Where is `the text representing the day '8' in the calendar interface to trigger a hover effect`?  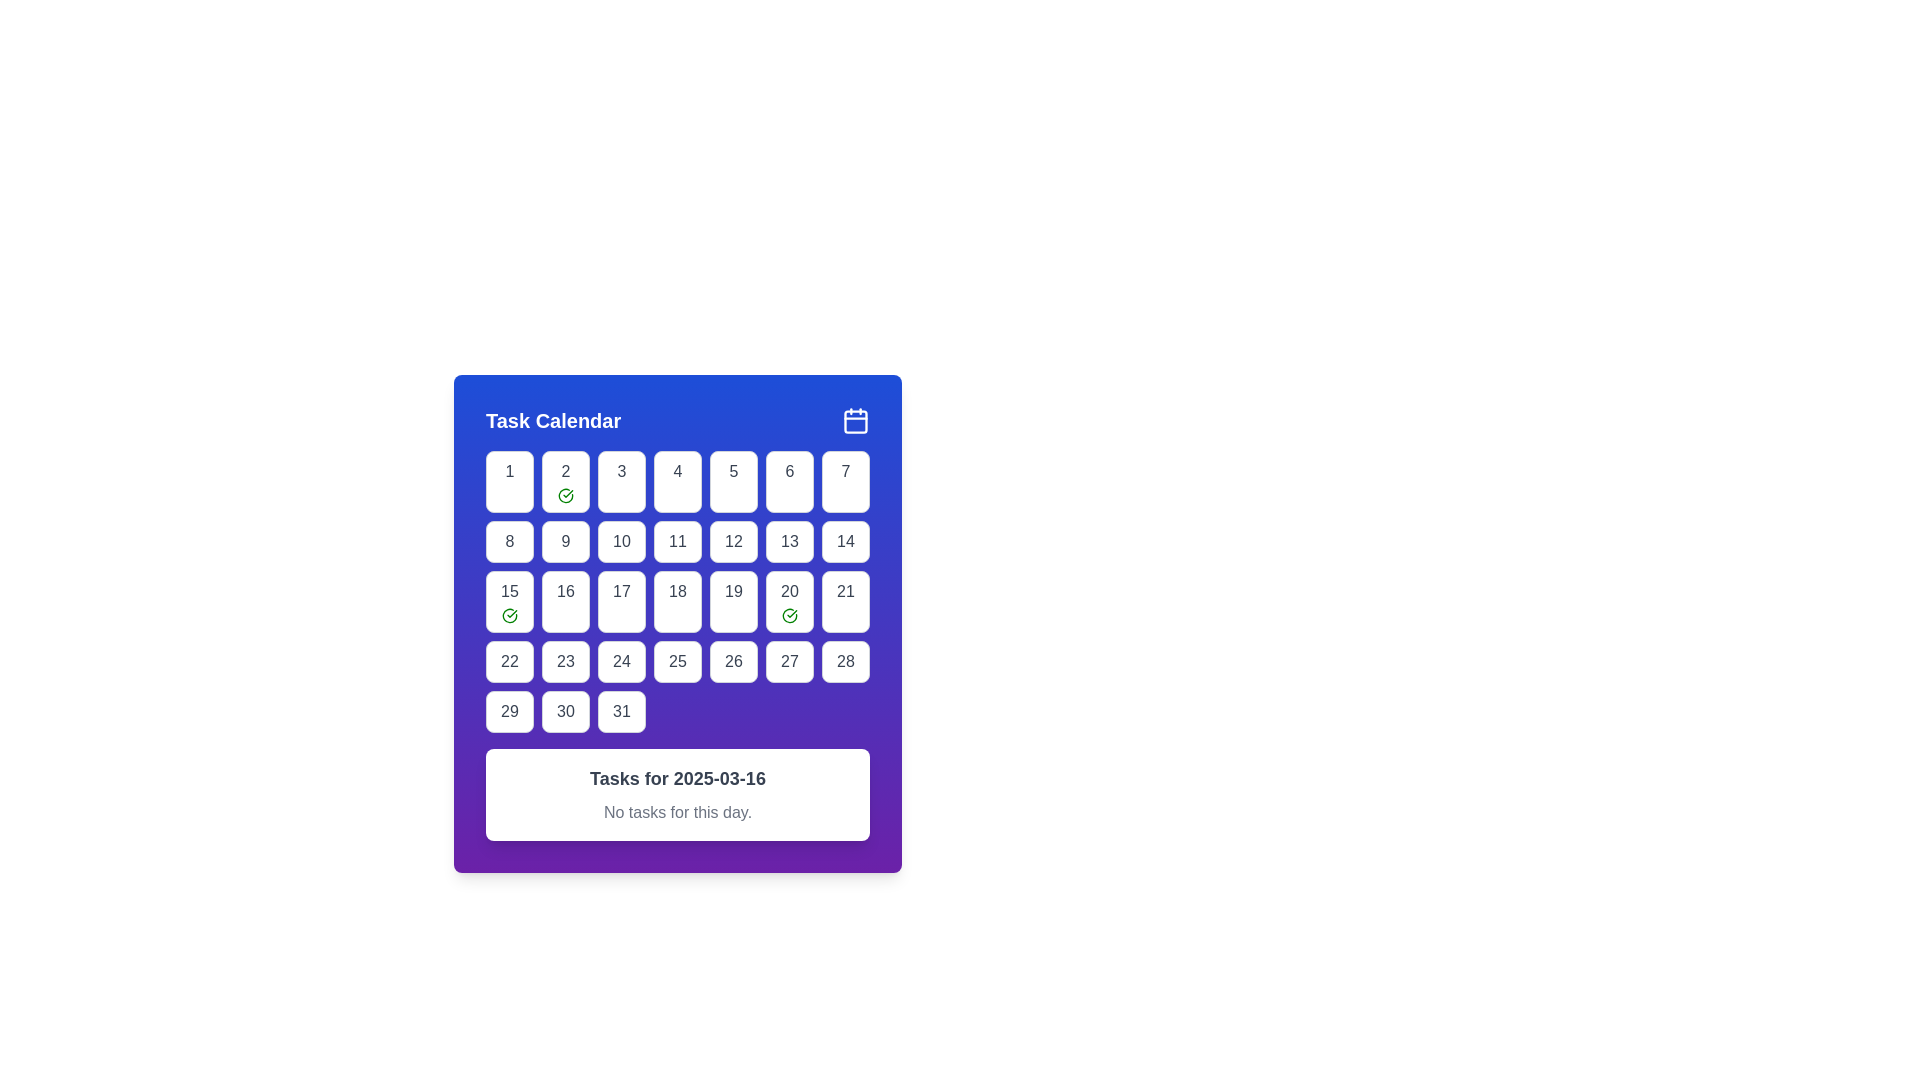 the text representing the day '8' in the calendar interface to trigger a hover effect is located at coordinates (509, 542).